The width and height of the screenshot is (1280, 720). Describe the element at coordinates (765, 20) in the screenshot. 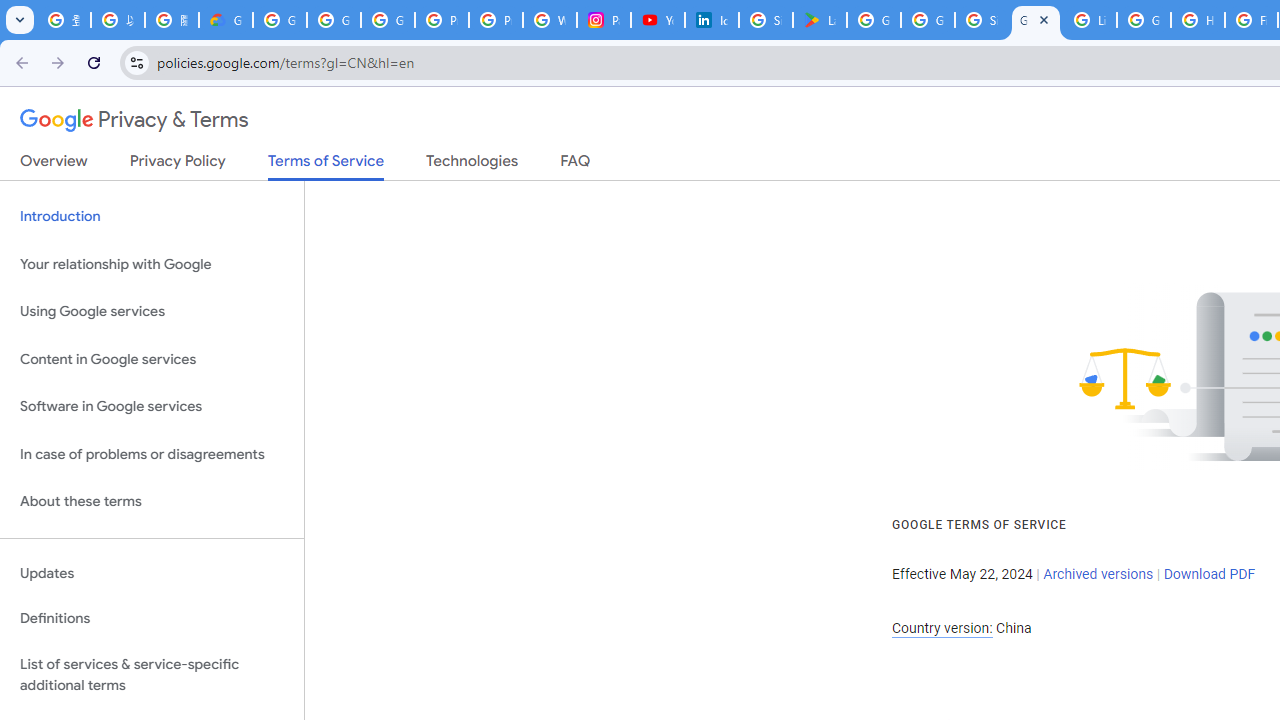

I see `'Sign in - Google Accounts'` at that location.